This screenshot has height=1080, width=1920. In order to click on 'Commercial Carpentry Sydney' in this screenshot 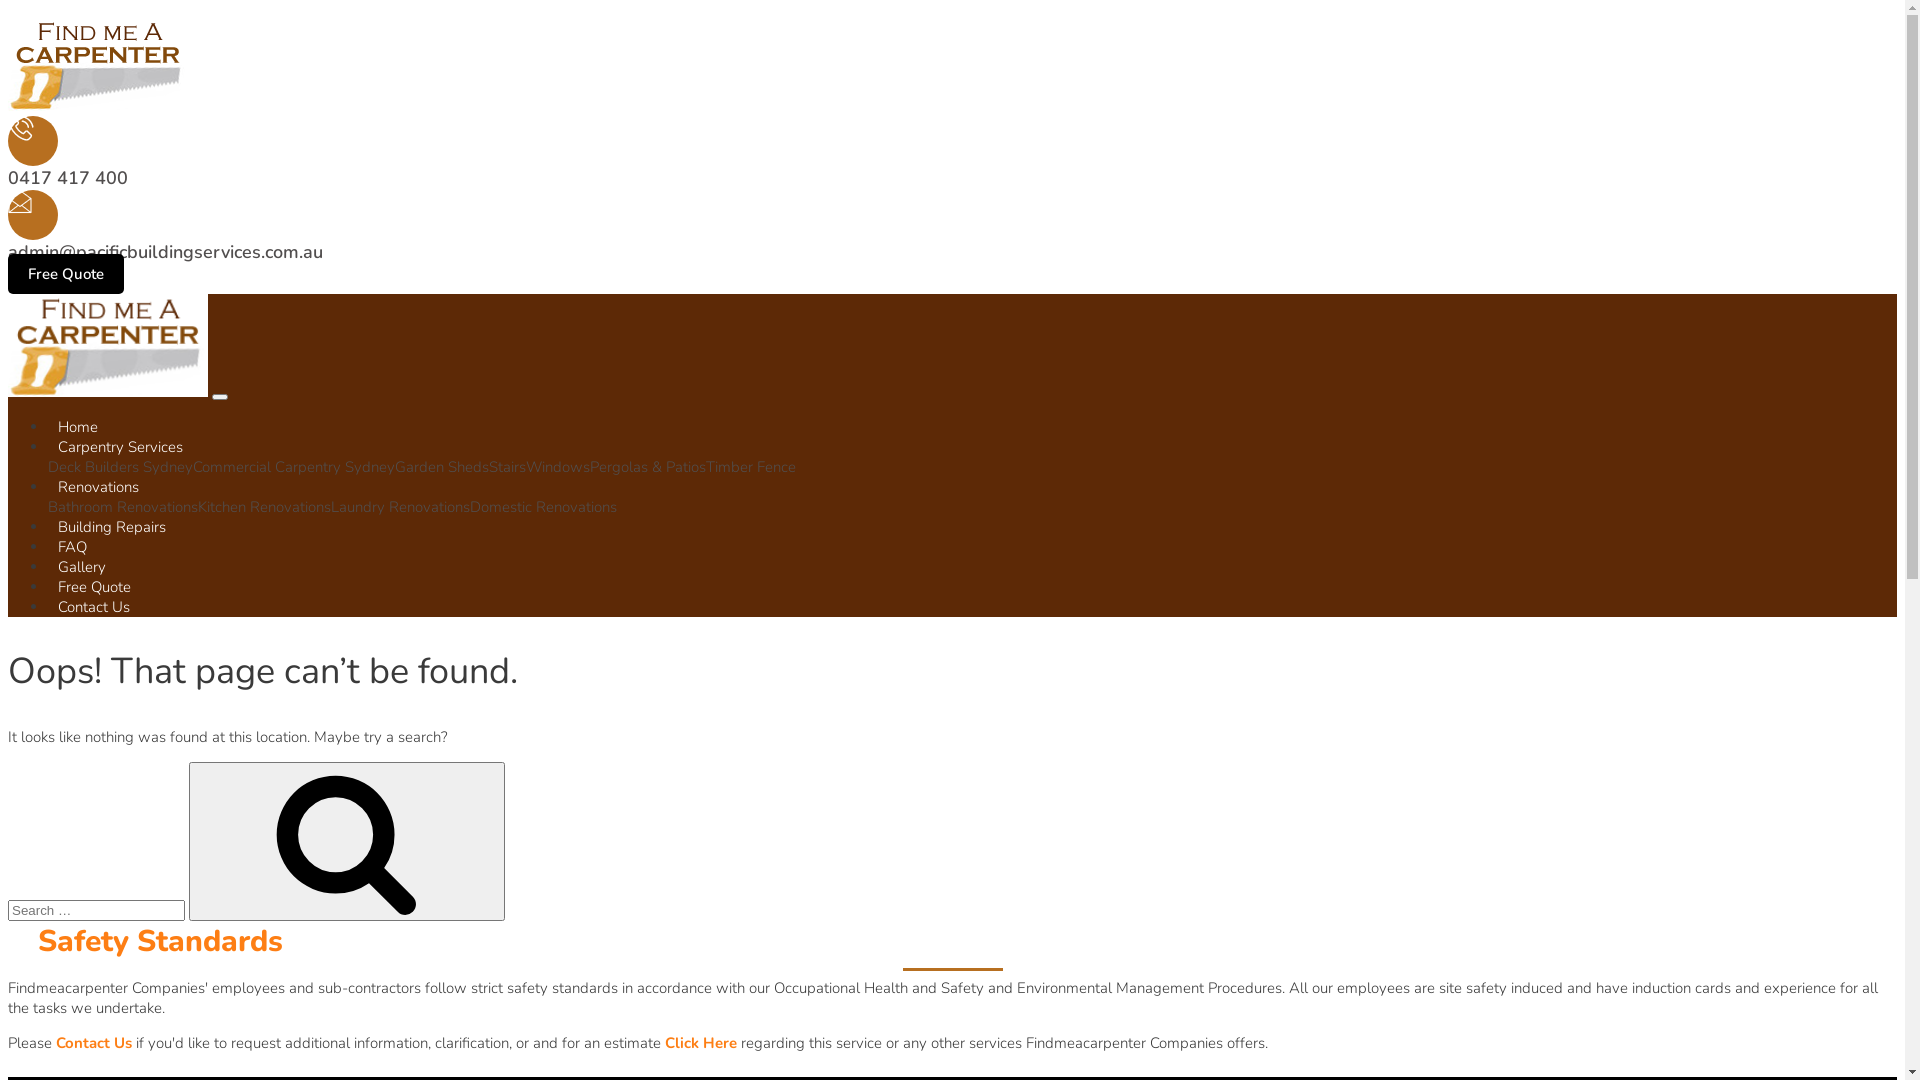, I will do `click(292, 466)`.